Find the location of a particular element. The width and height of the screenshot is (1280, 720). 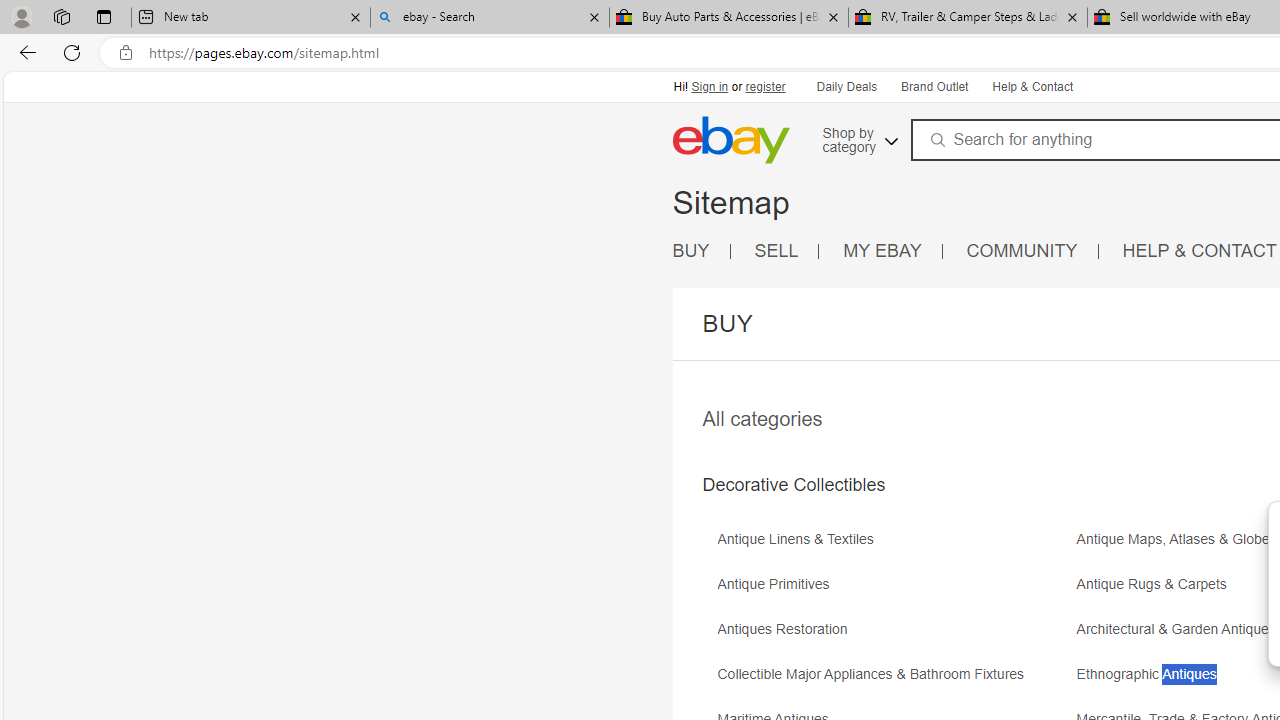

'SELL' is located at coordinates (786, 250).